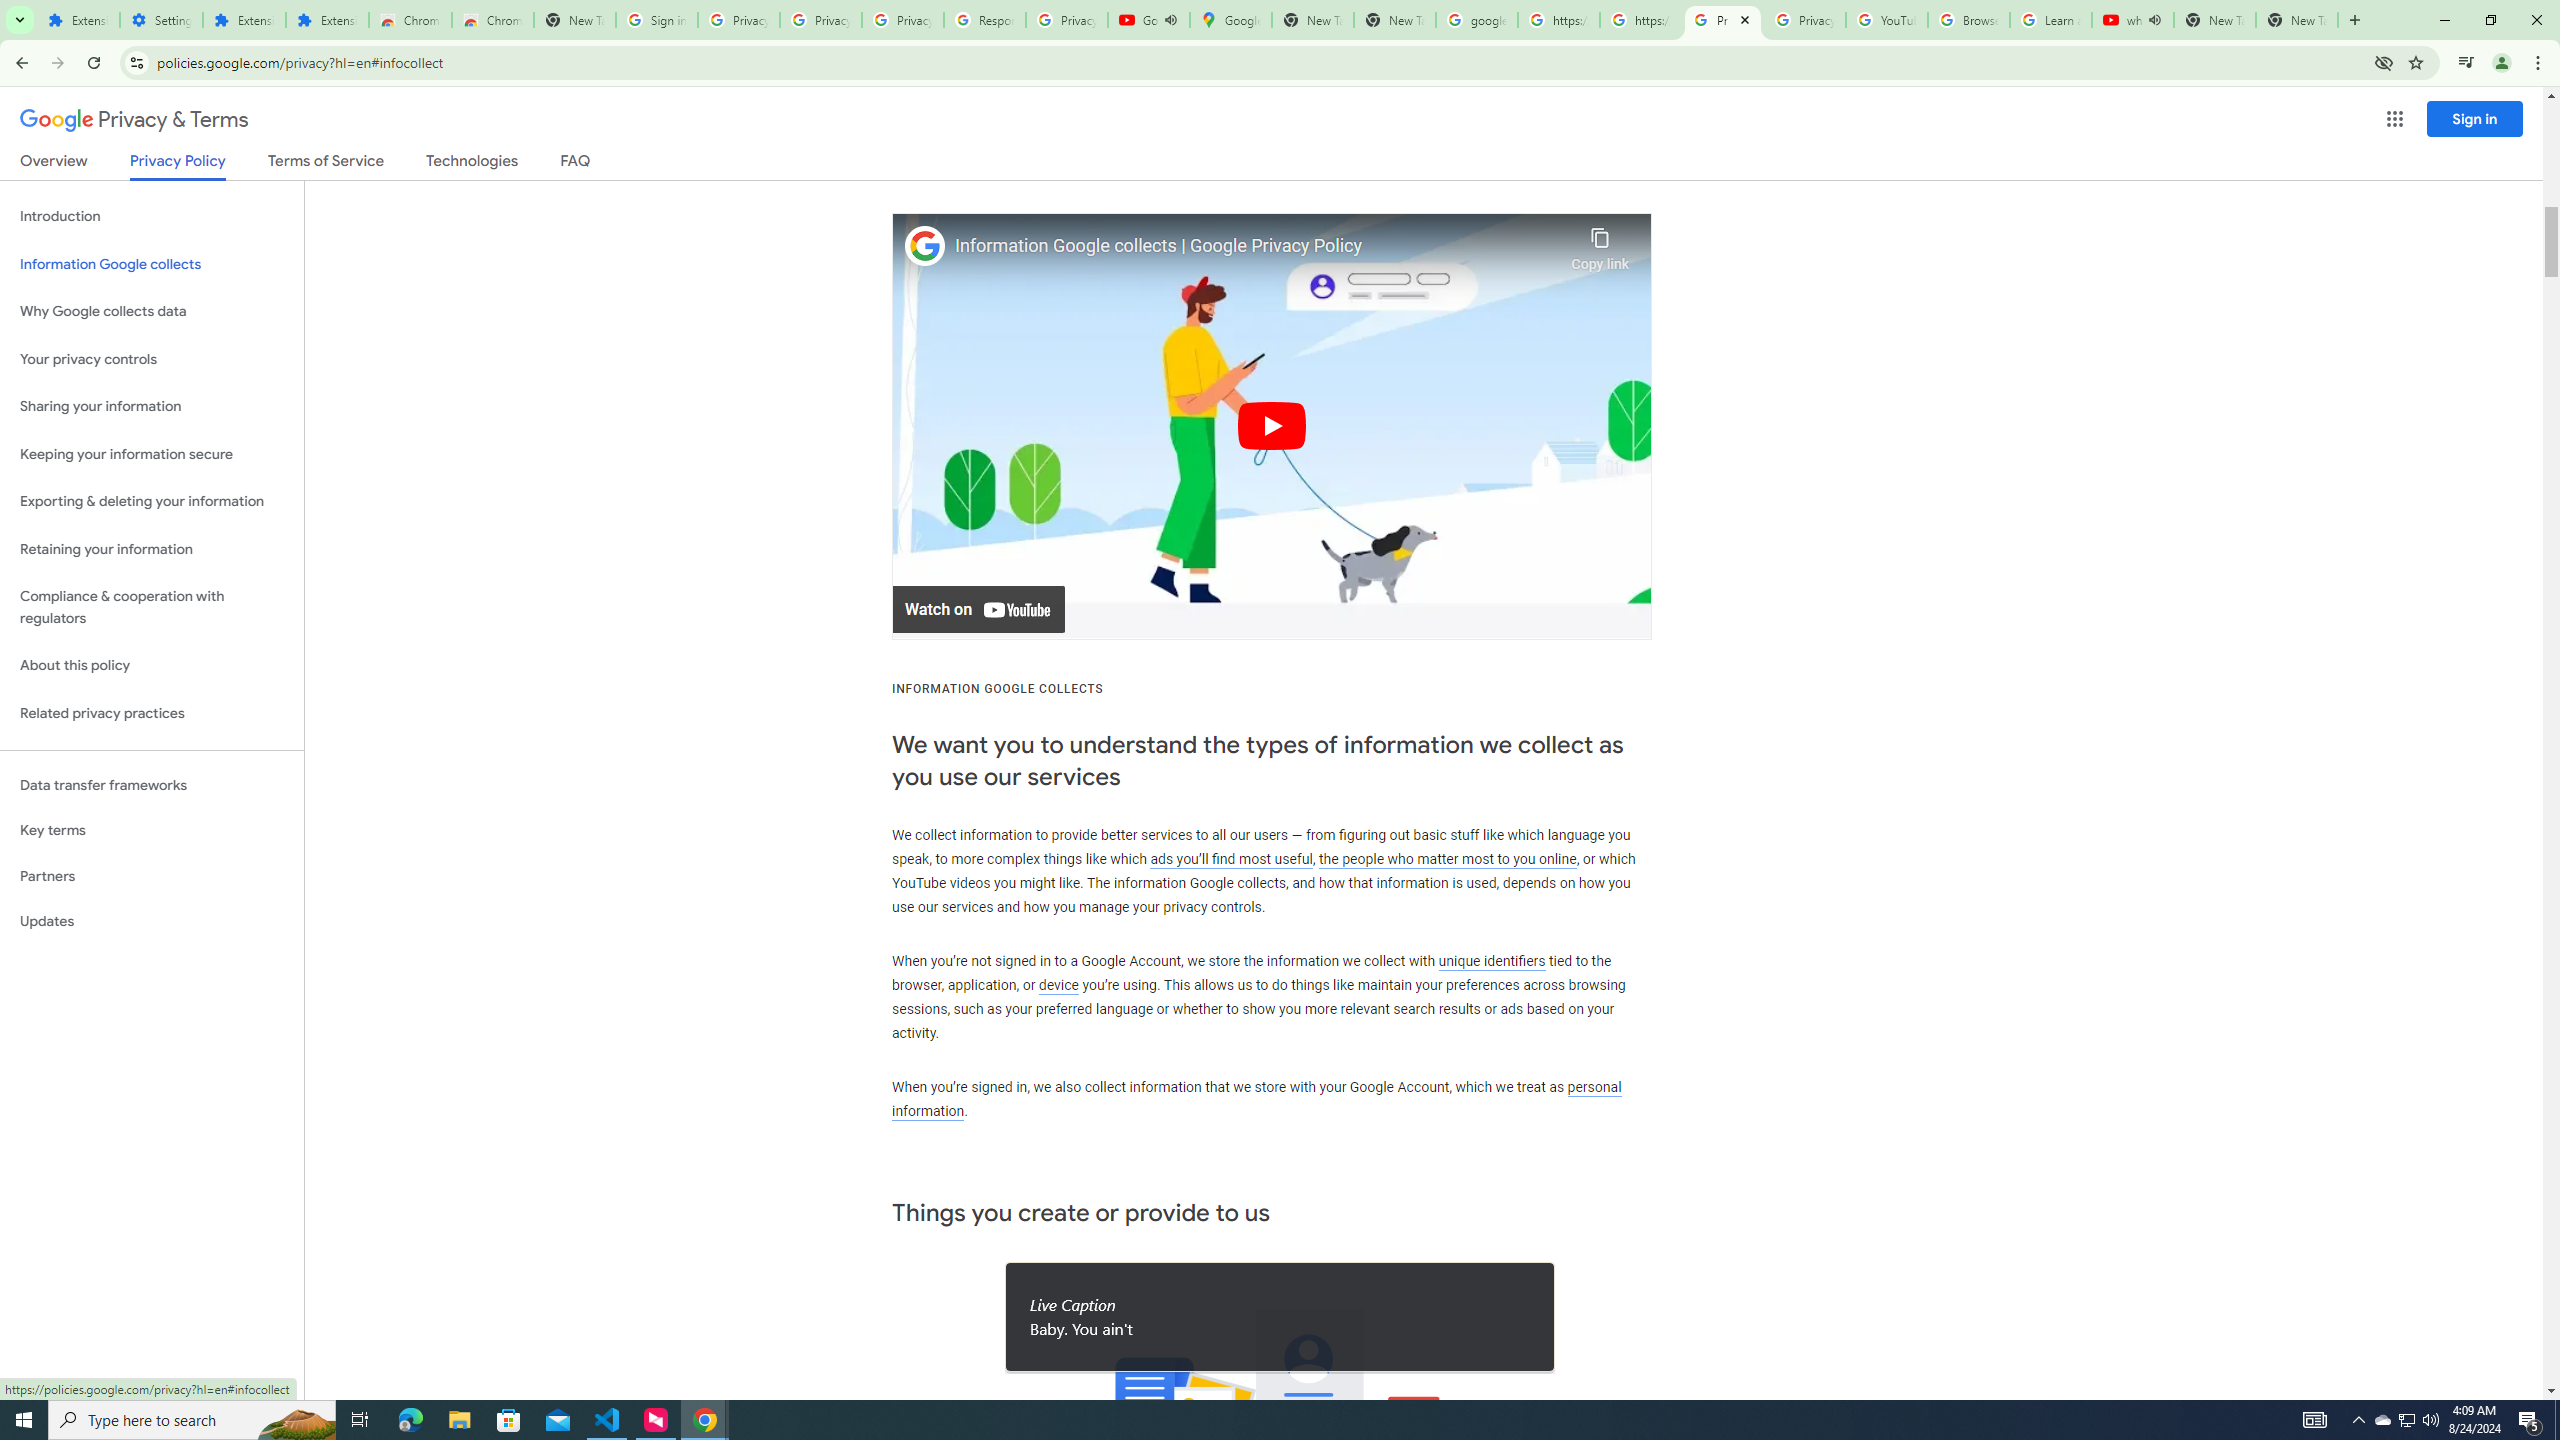 This screenshot has height=1440, width=2560. I want to click on 'About this policy', so click(151, 666).